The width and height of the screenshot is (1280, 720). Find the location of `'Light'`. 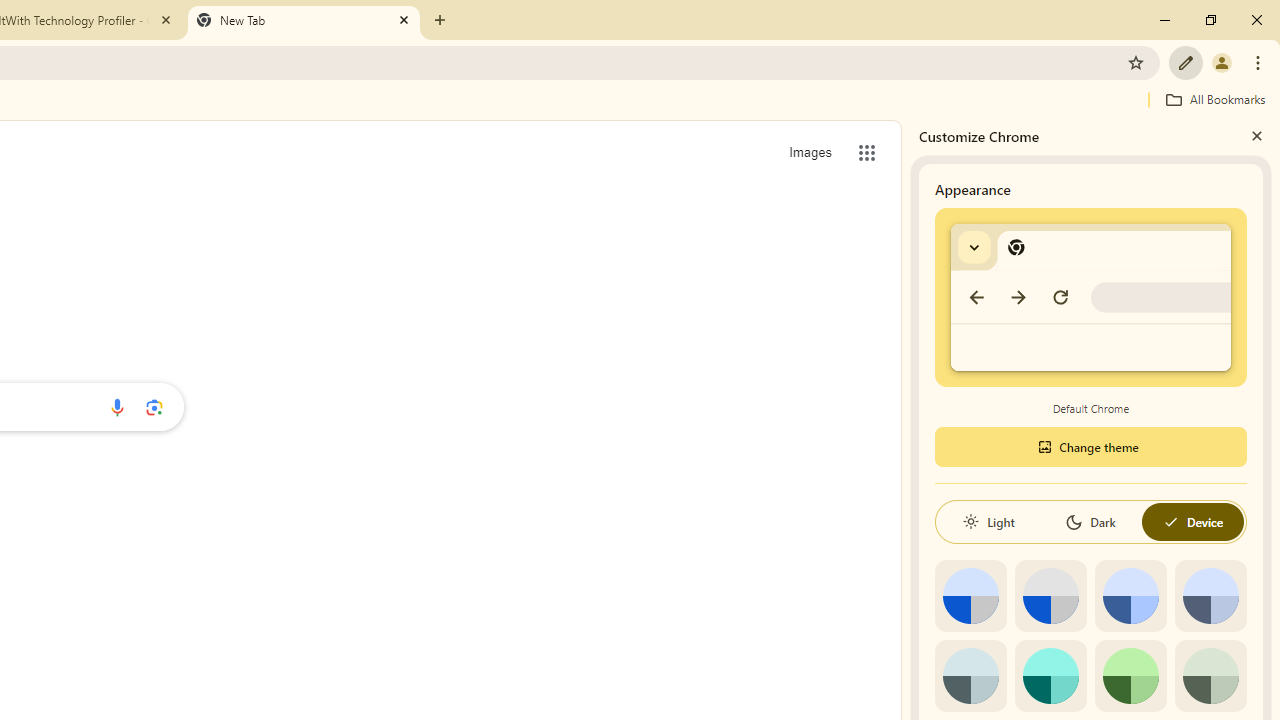

'Light' is located at coordinates (988, 521).